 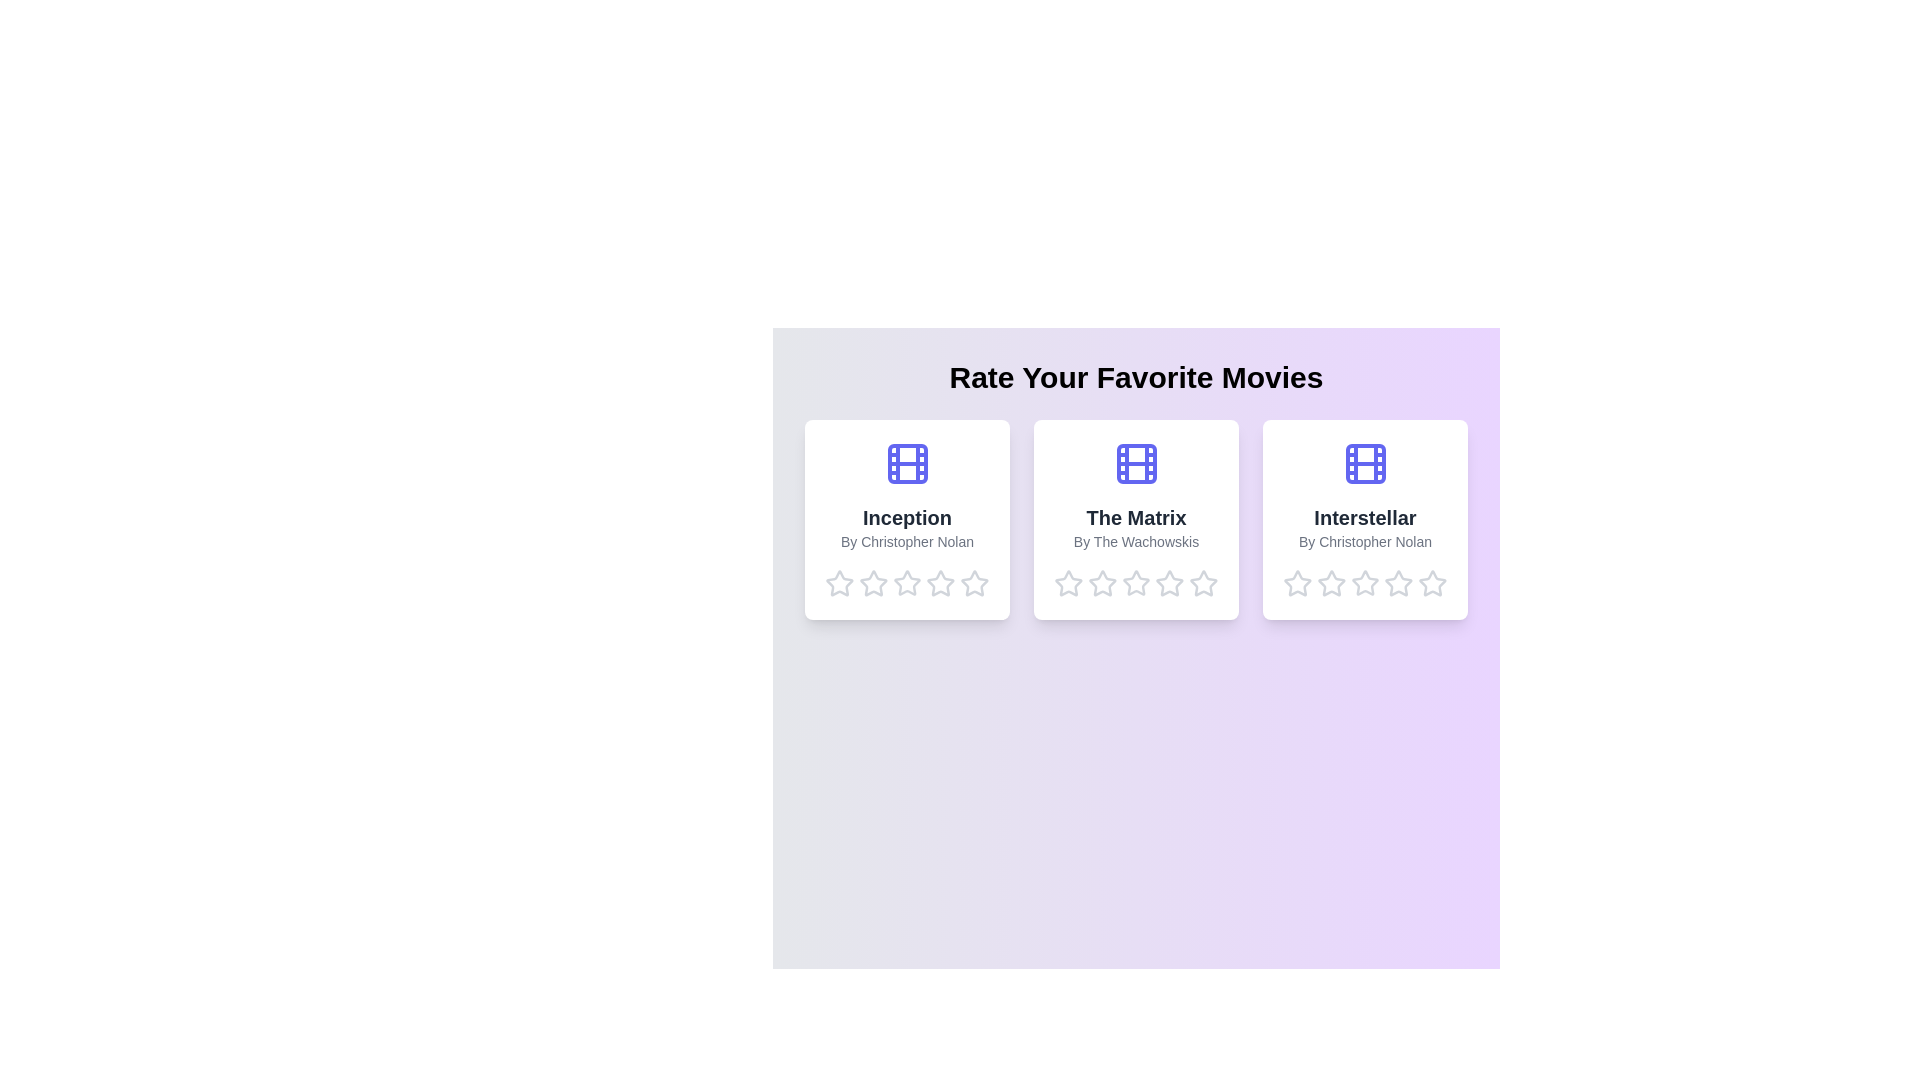 What do you see at coordinates (1432, 583) in the screenshot?
I see `the star corresponding to 5 stars for the movie Interstellar` at bounding box center [1432, 583].